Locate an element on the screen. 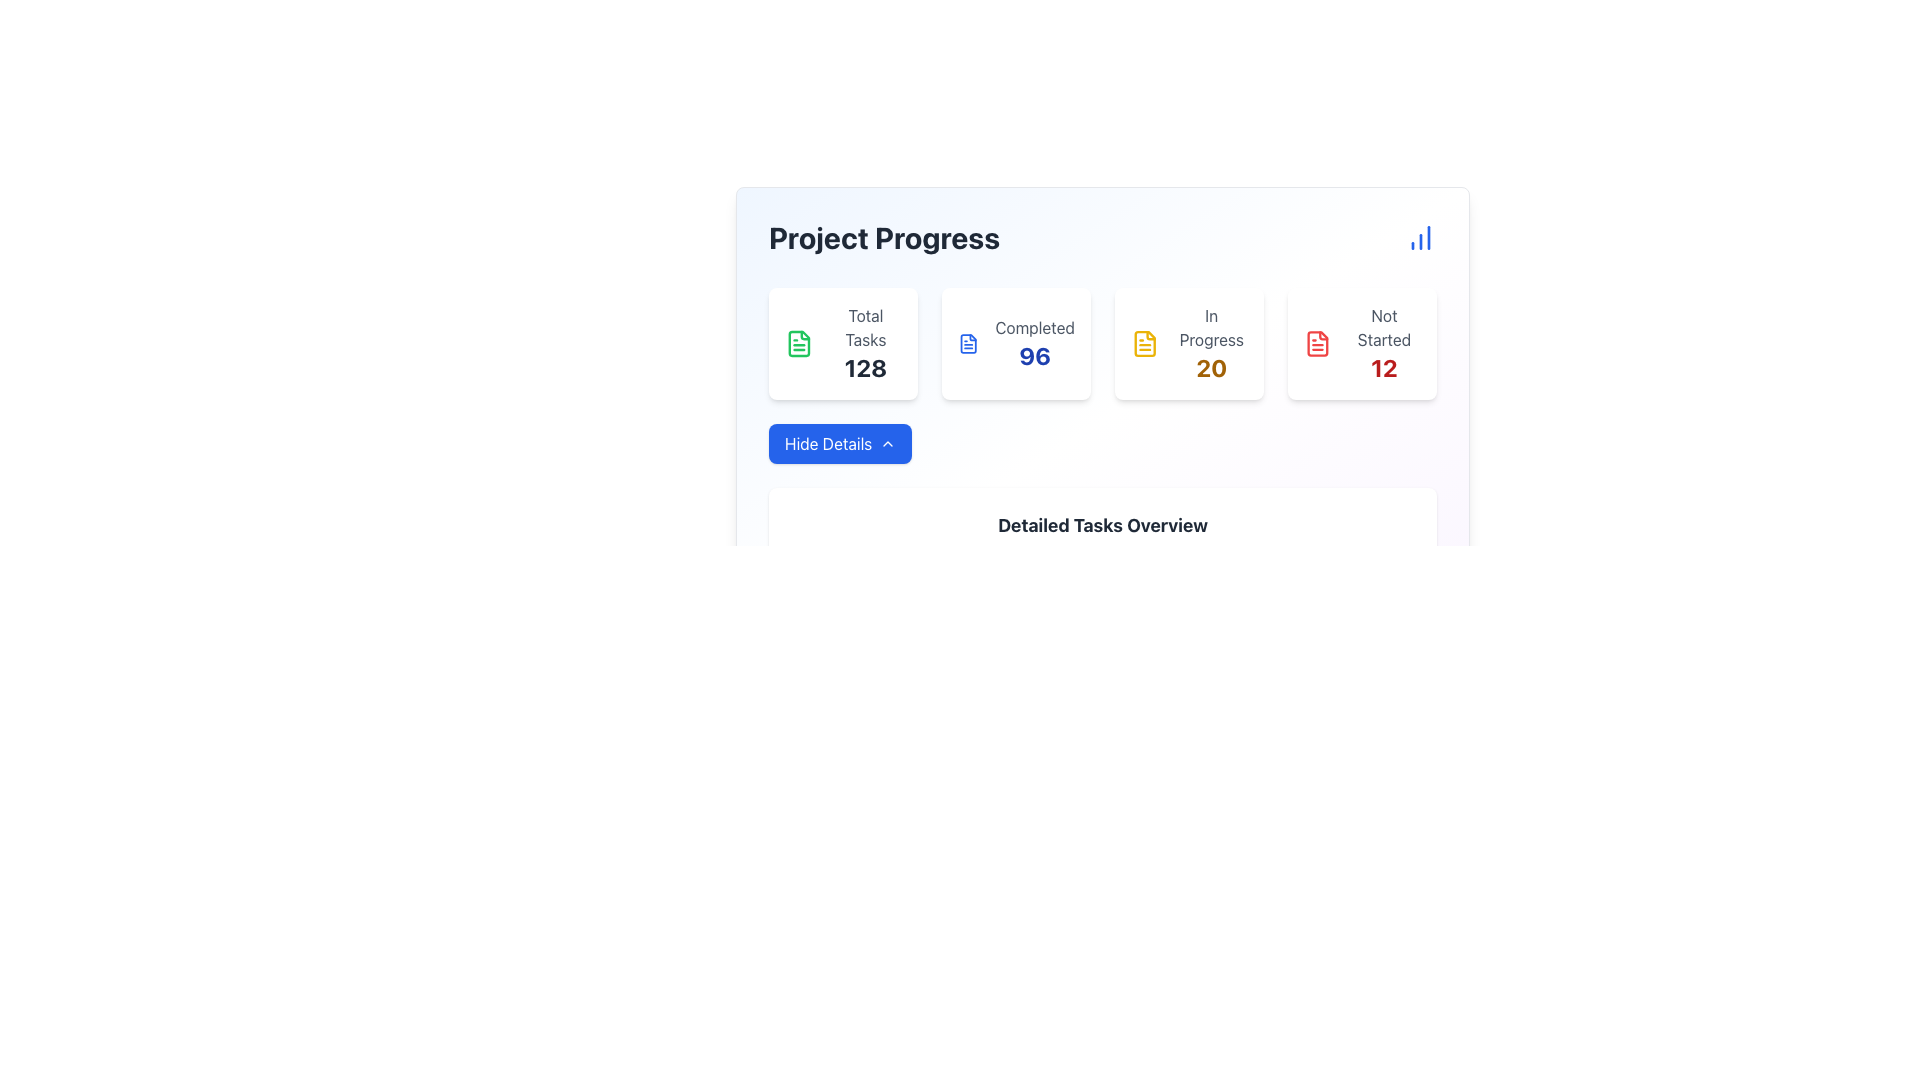  the 'Detailed Tasks Overview' informational text block for accessibility purposes, located near the bottom of the 'Project Progress' widget, below the 'Hide Details' button is located at coordinates (1102, 520).